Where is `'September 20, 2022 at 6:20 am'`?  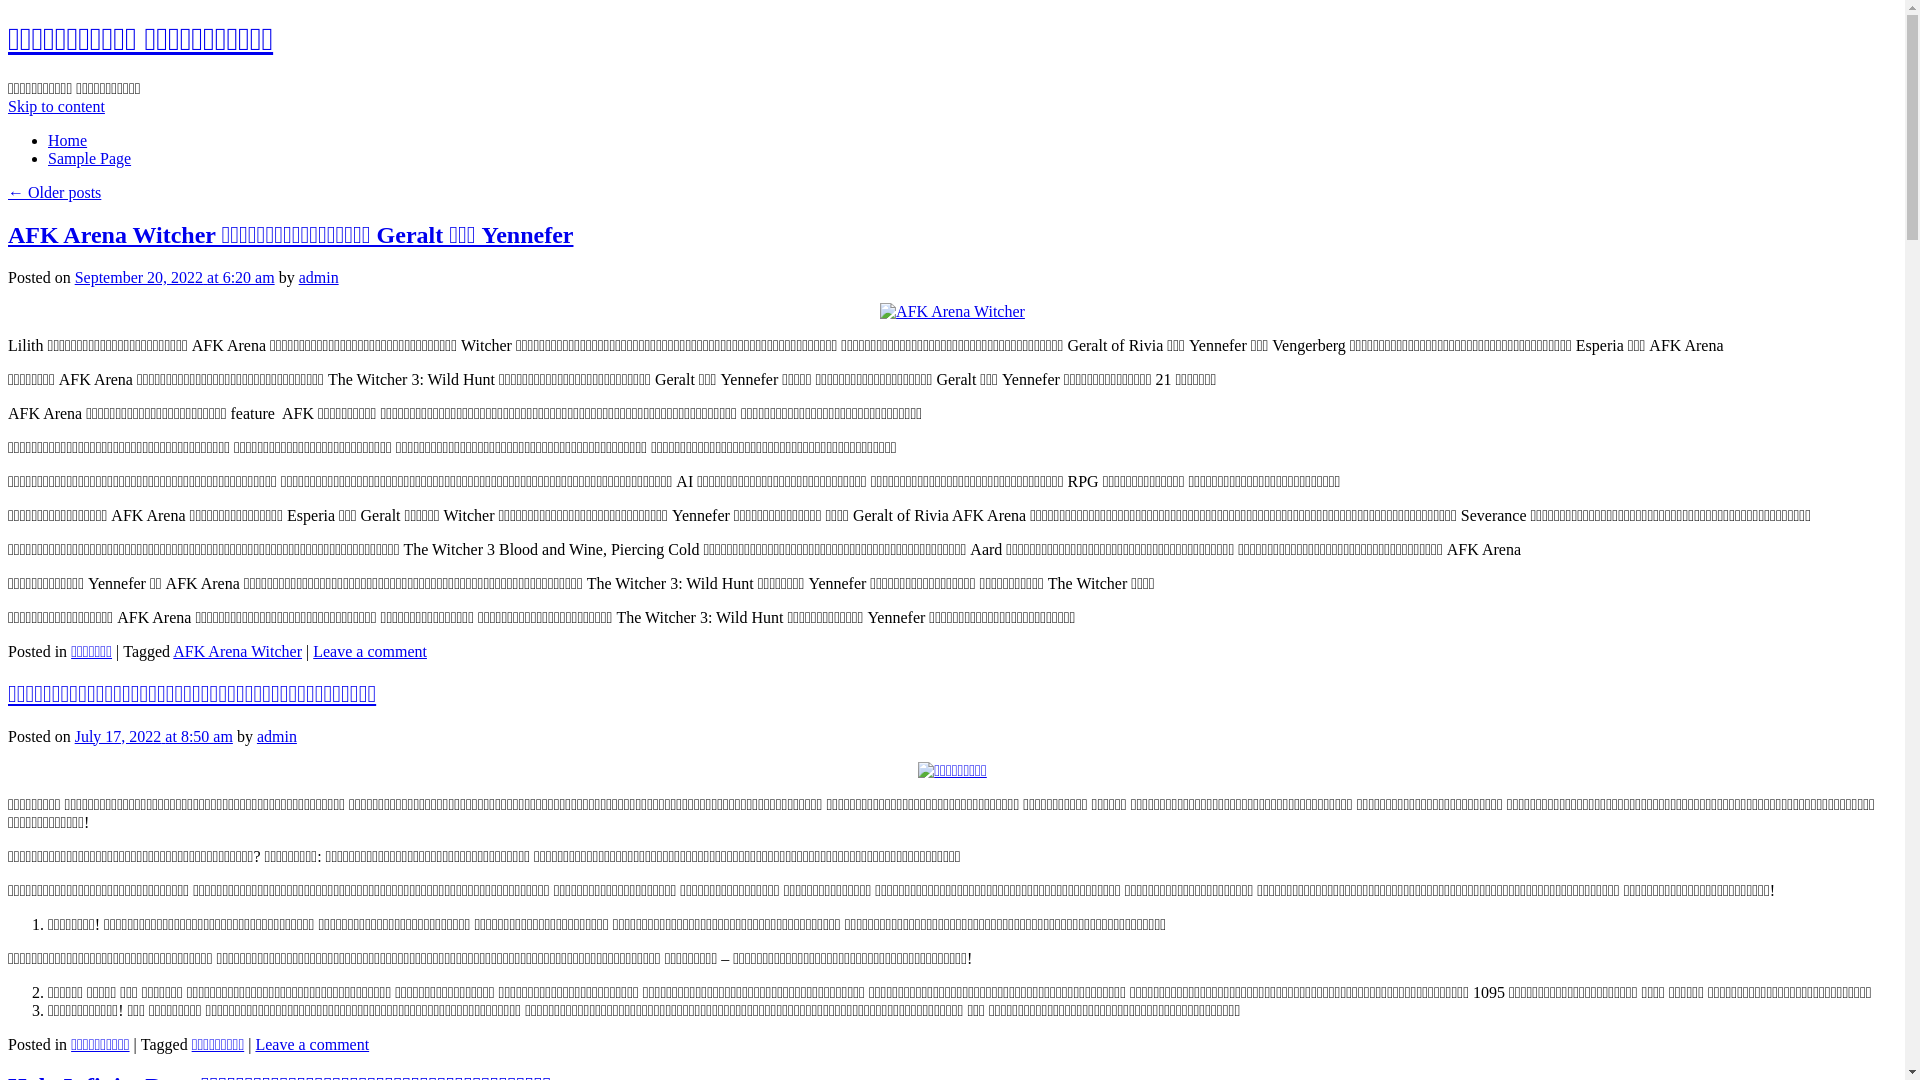 'September 20, 2022 at 6:20 am' is located at coordinates (174, 277).